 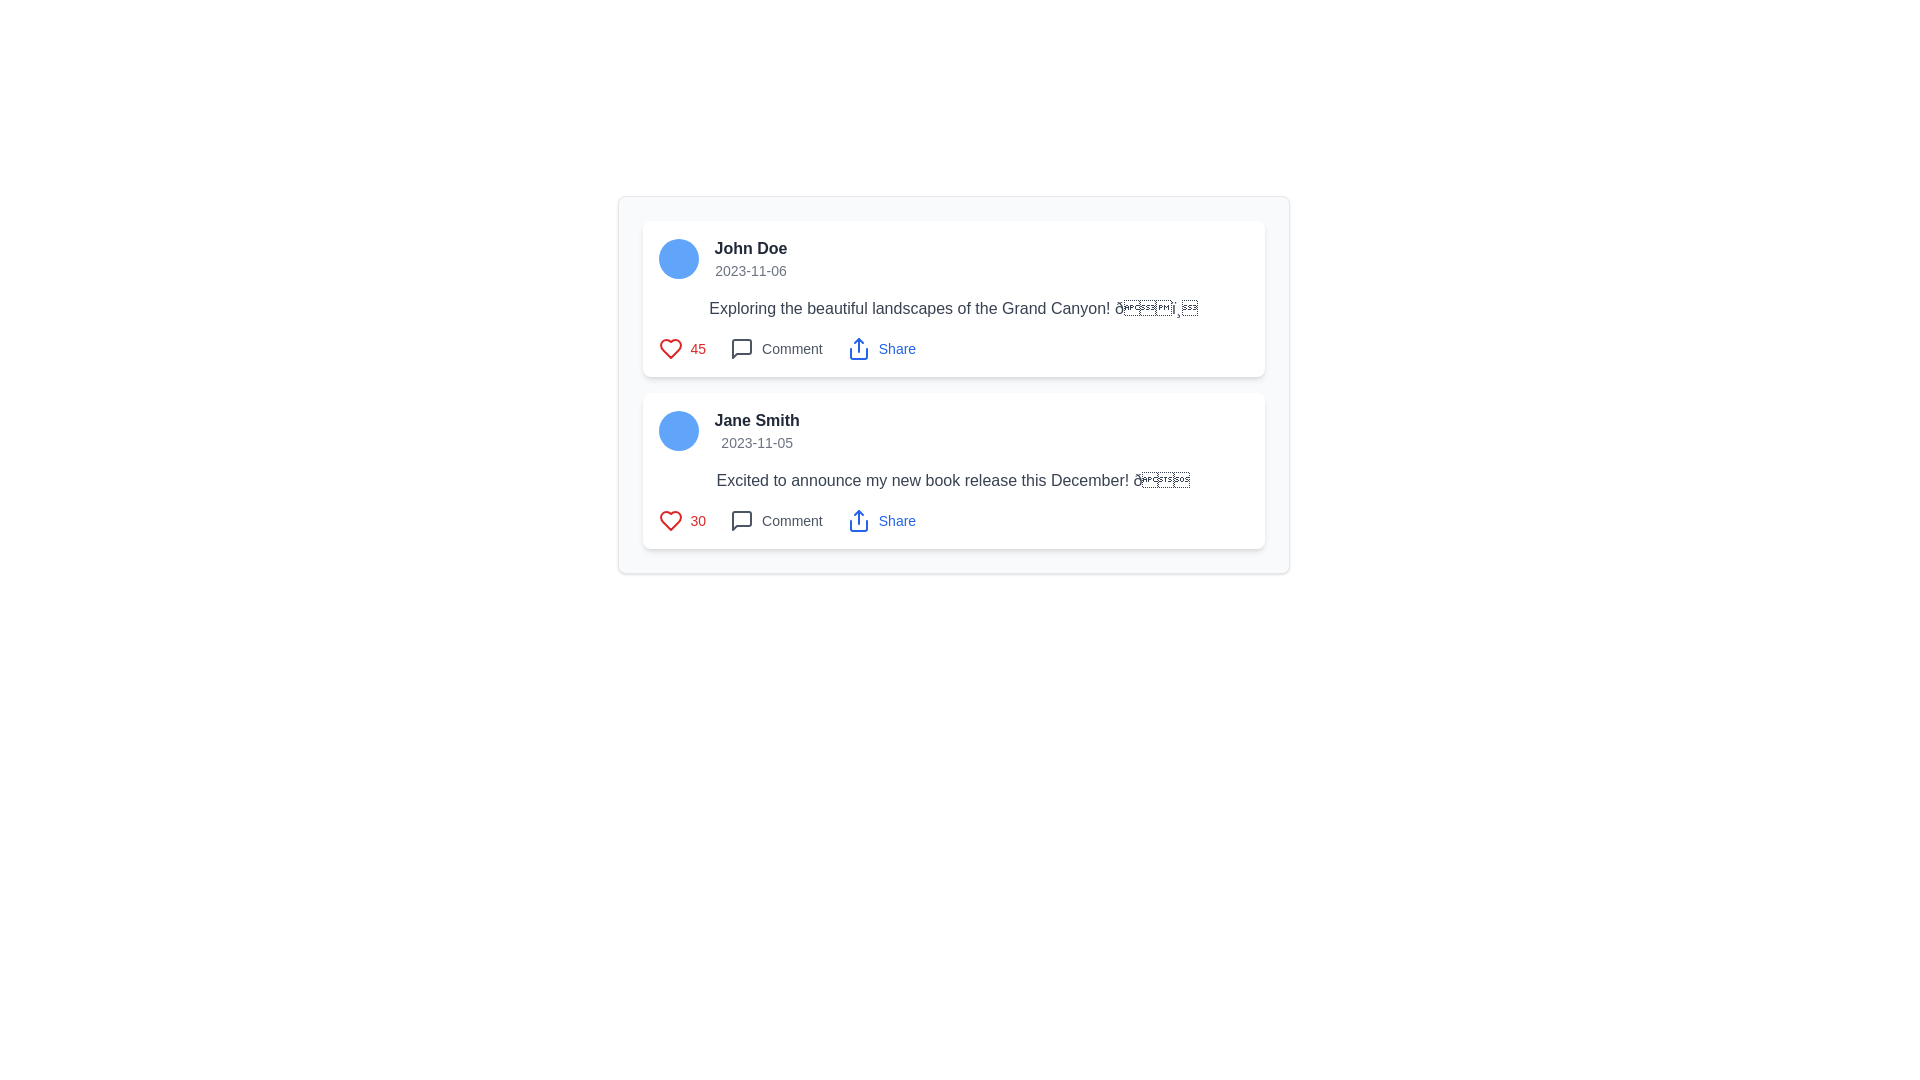 I want to click on the text label displaying the number '30', which is styled in small red font and positioned to the right of a heart-shaped icon in the lower section of the second post, so click(x=698, y=519).